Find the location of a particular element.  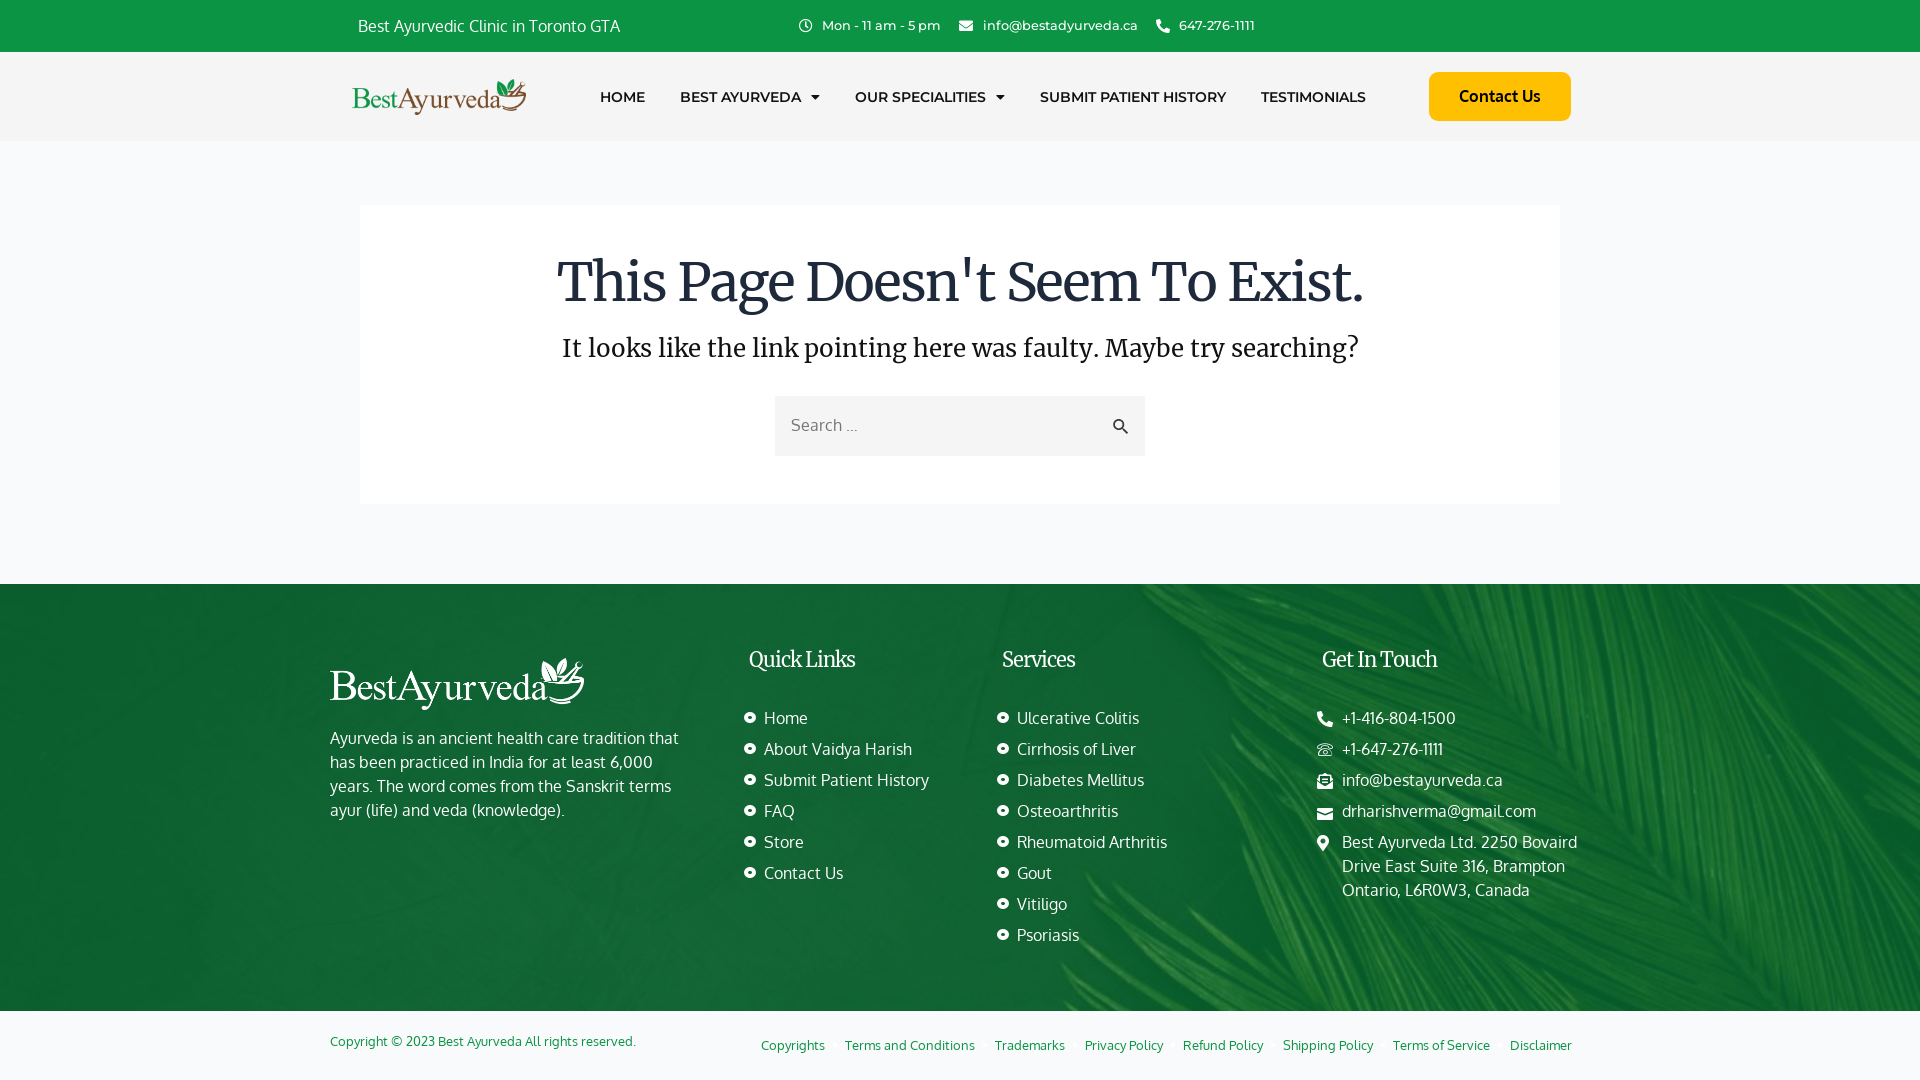

'Store' is located at coordinates (850, 841).